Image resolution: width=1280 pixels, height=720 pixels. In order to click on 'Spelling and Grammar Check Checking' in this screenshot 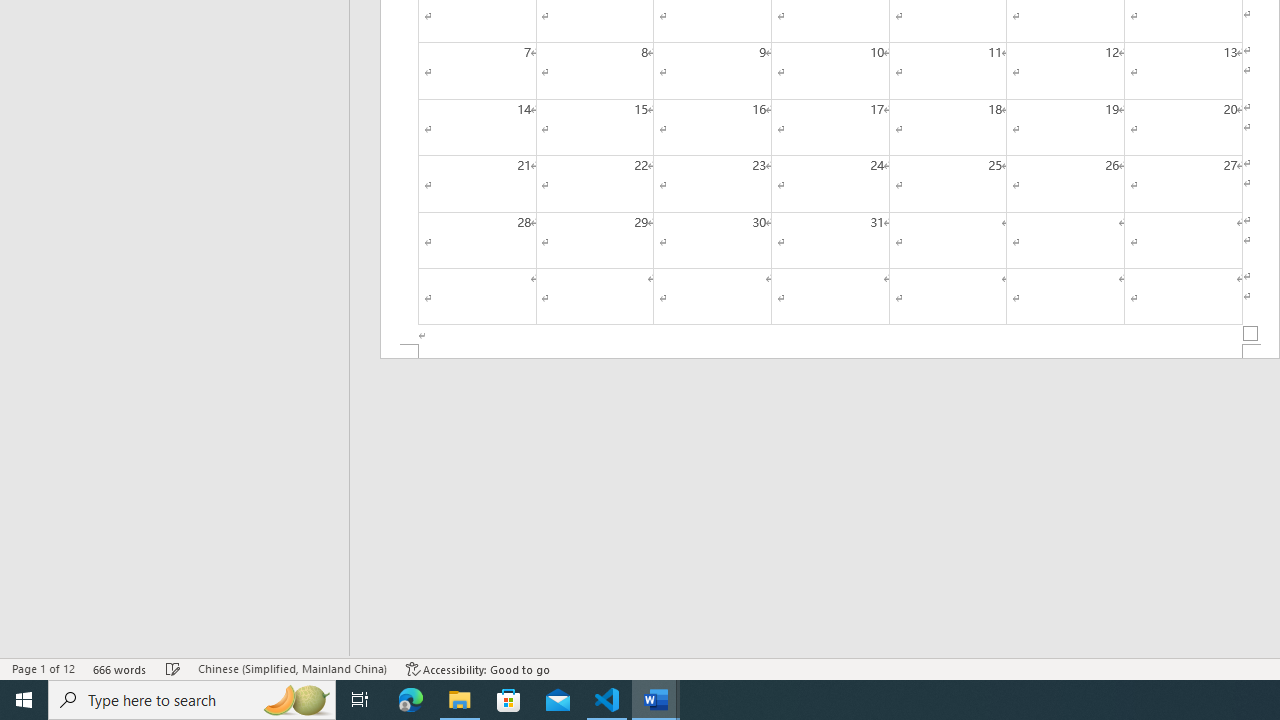, I will do `click(173, 669)`.